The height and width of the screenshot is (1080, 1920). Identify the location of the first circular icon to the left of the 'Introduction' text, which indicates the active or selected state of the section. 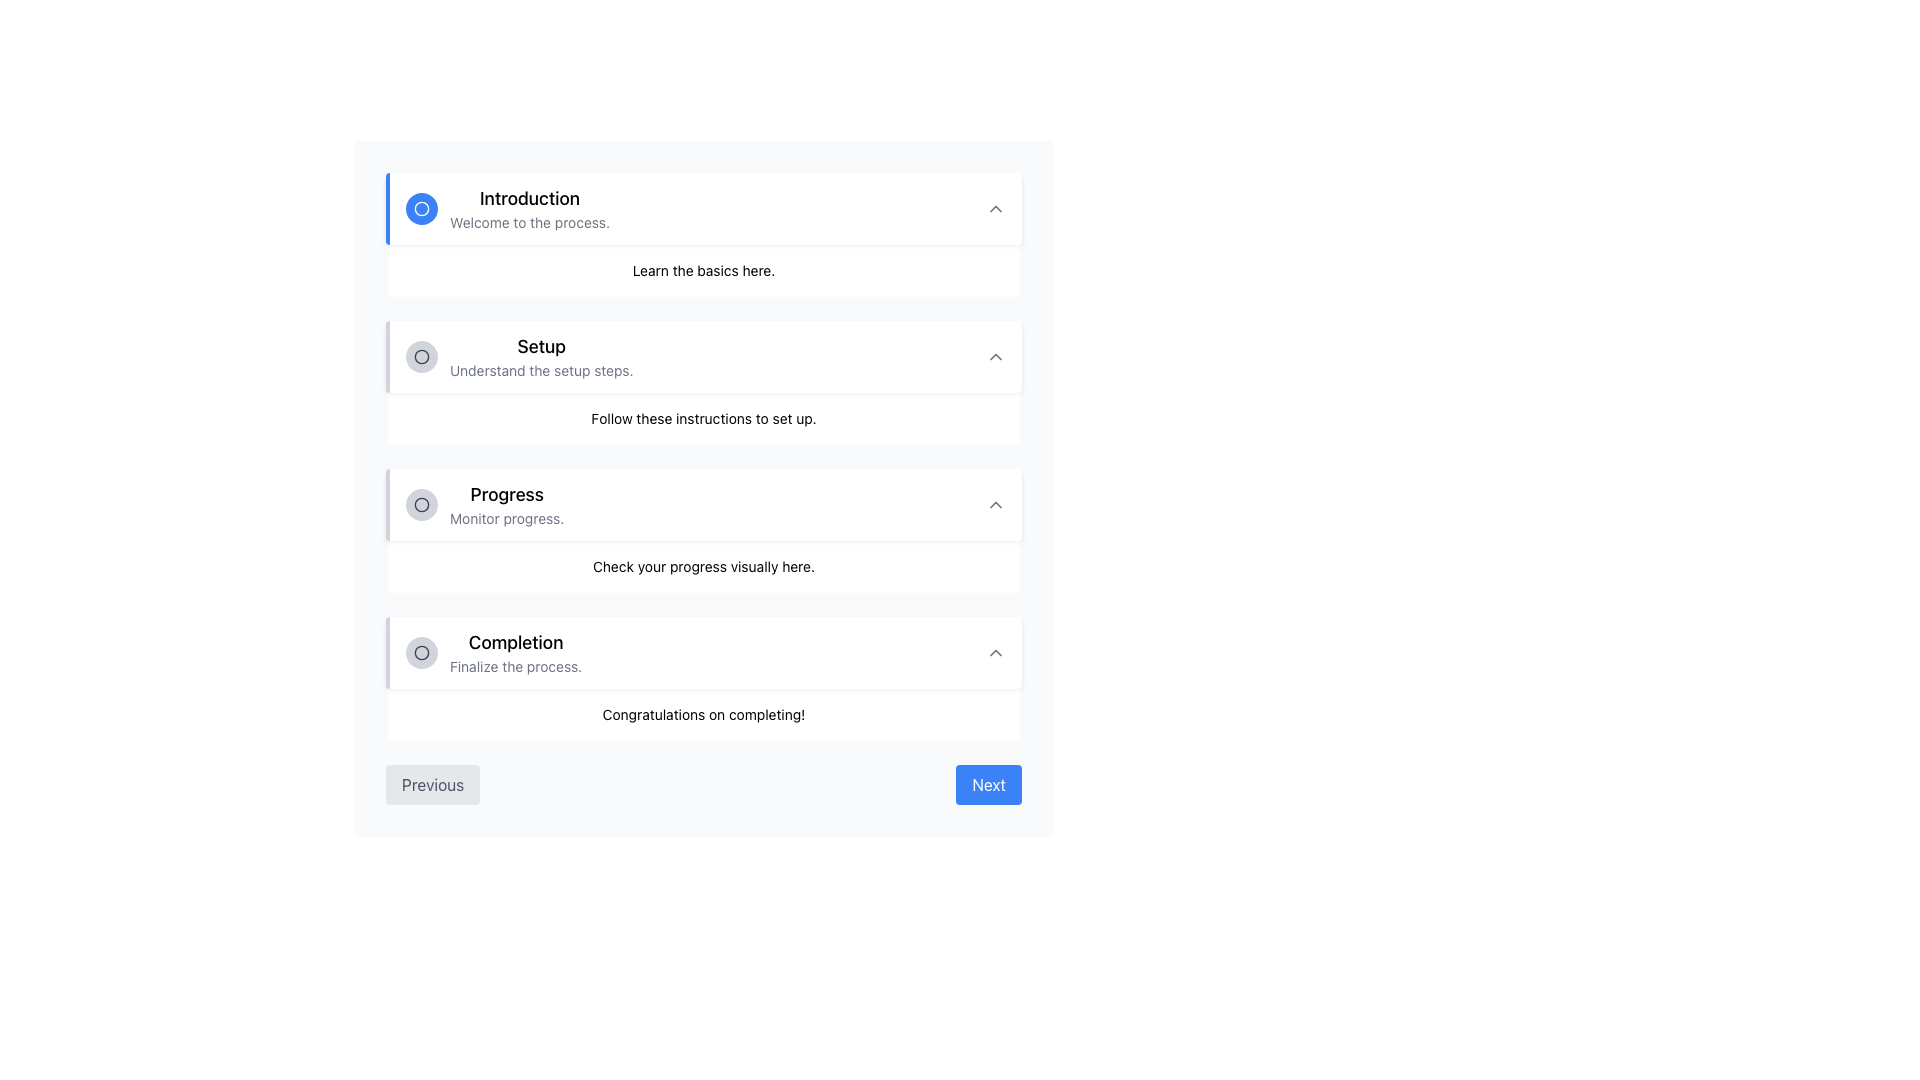
(421, 208).